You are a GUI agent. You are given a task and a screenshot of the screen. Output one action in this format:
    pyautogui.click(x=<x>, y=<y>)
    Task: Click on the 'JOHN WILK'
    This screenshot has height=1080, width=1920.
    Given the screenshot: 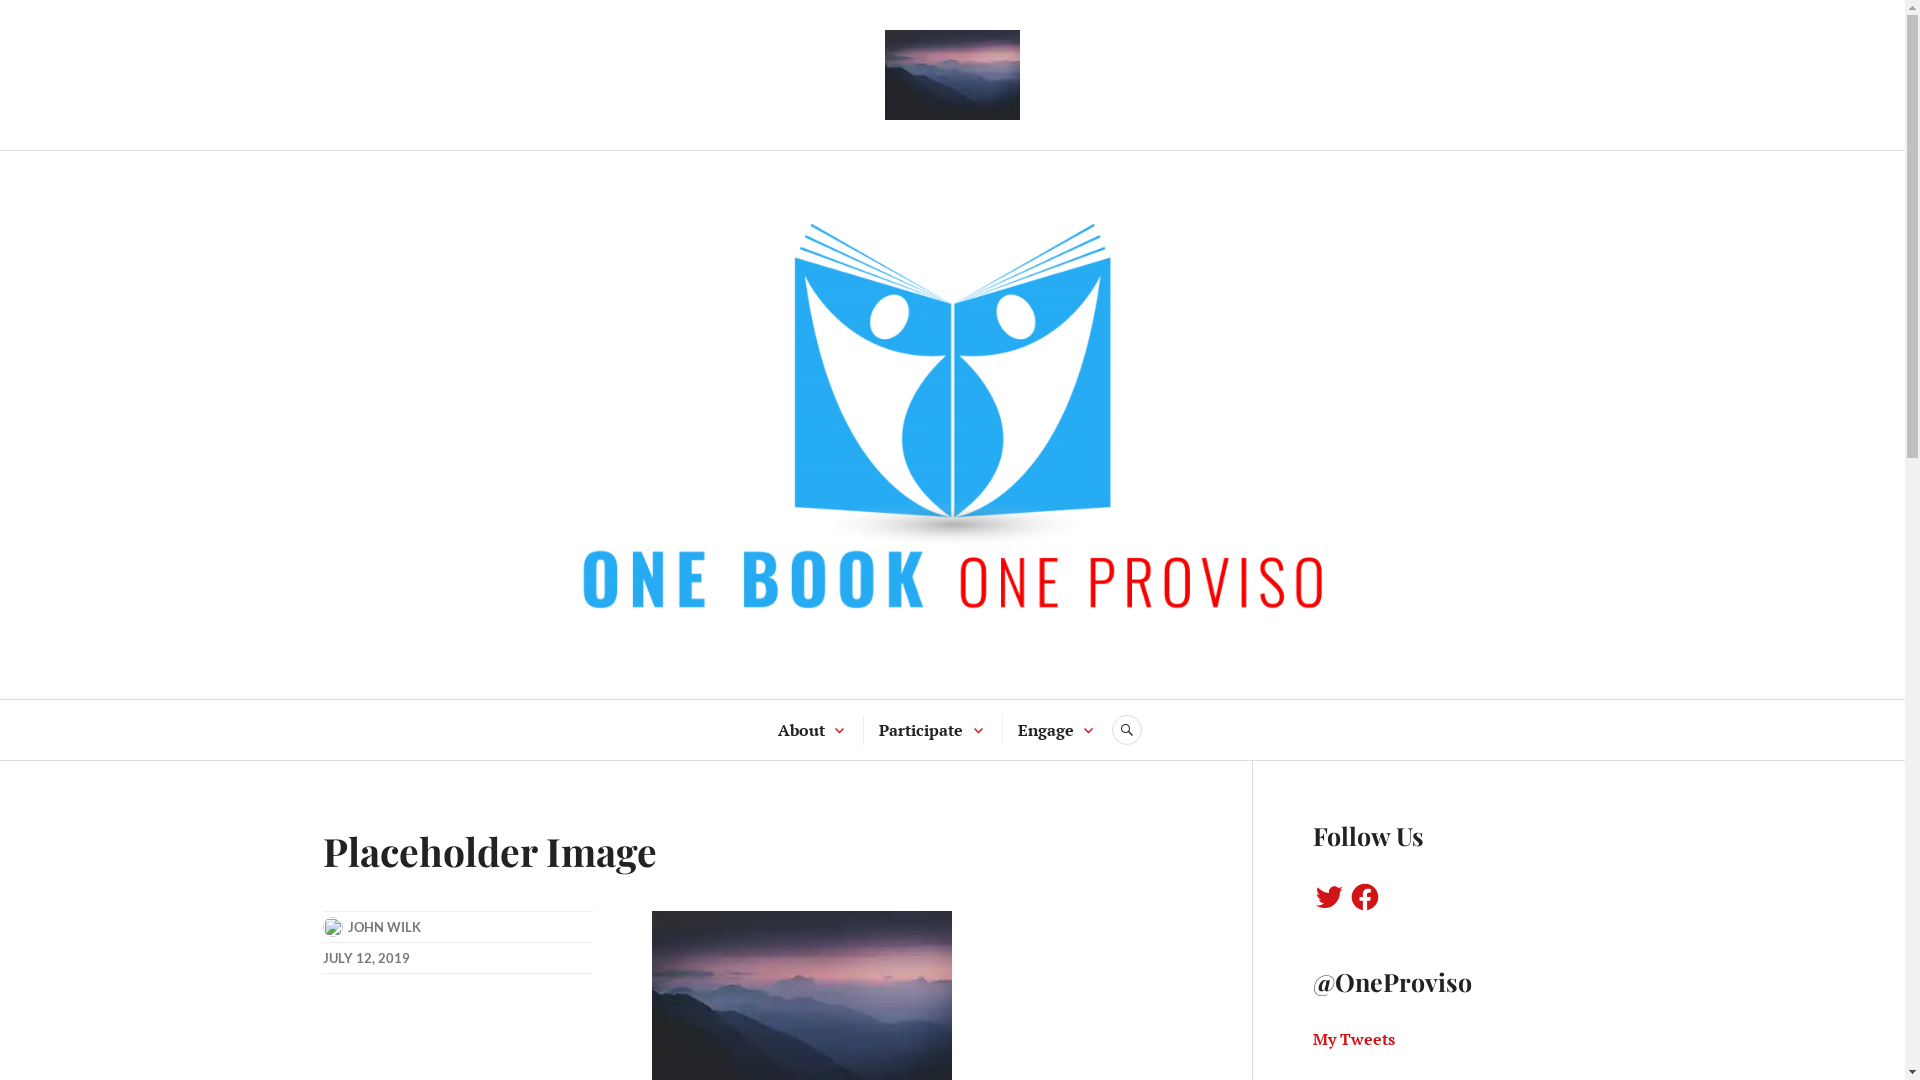 What is the action you would take?
    pyautogui.click(x=384, y=926)
    